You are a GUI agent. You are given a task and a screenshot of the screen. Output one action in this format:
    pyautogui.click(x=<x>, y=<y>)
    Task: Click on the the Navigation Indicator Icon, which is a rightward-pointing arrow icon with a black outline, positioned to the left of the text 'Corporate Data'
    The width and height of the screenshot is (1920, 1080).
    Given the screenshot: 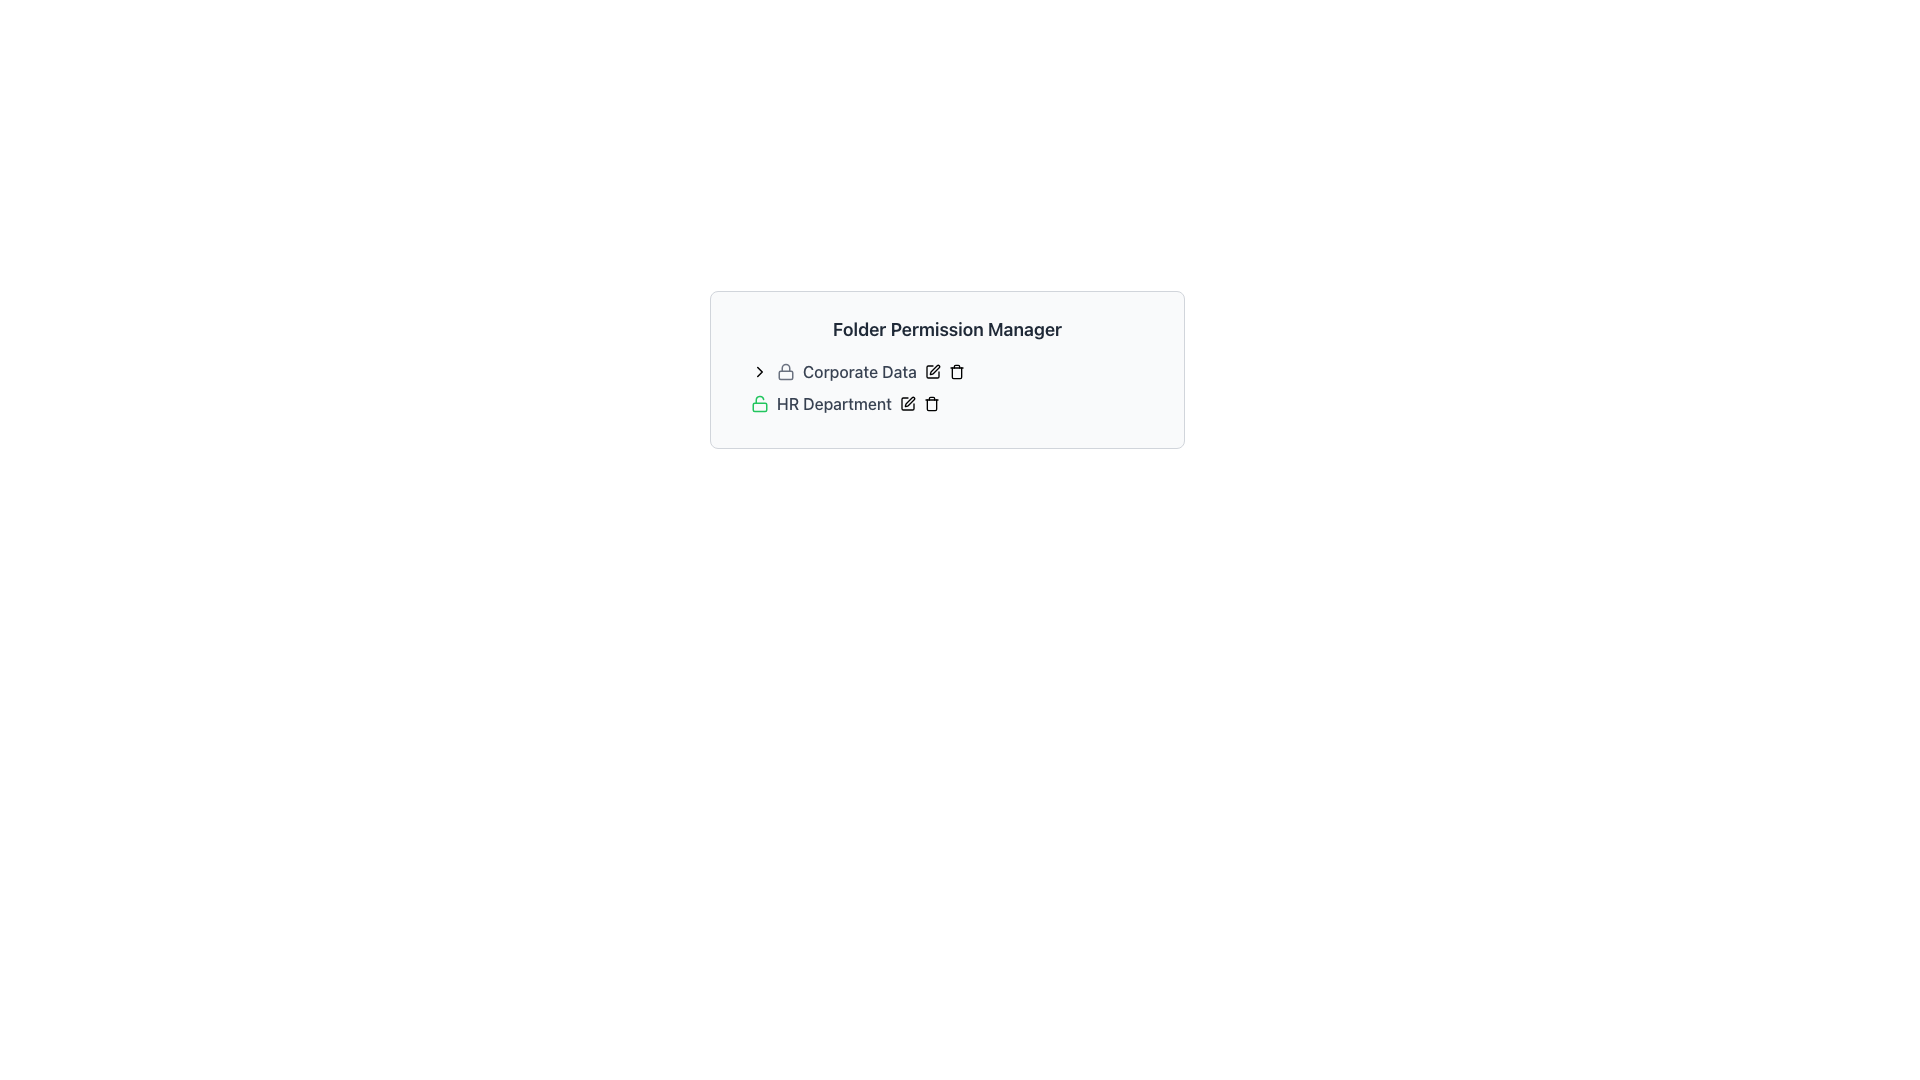 What is the action you would take?
    pyautogui.click(x=758, y=371)
    